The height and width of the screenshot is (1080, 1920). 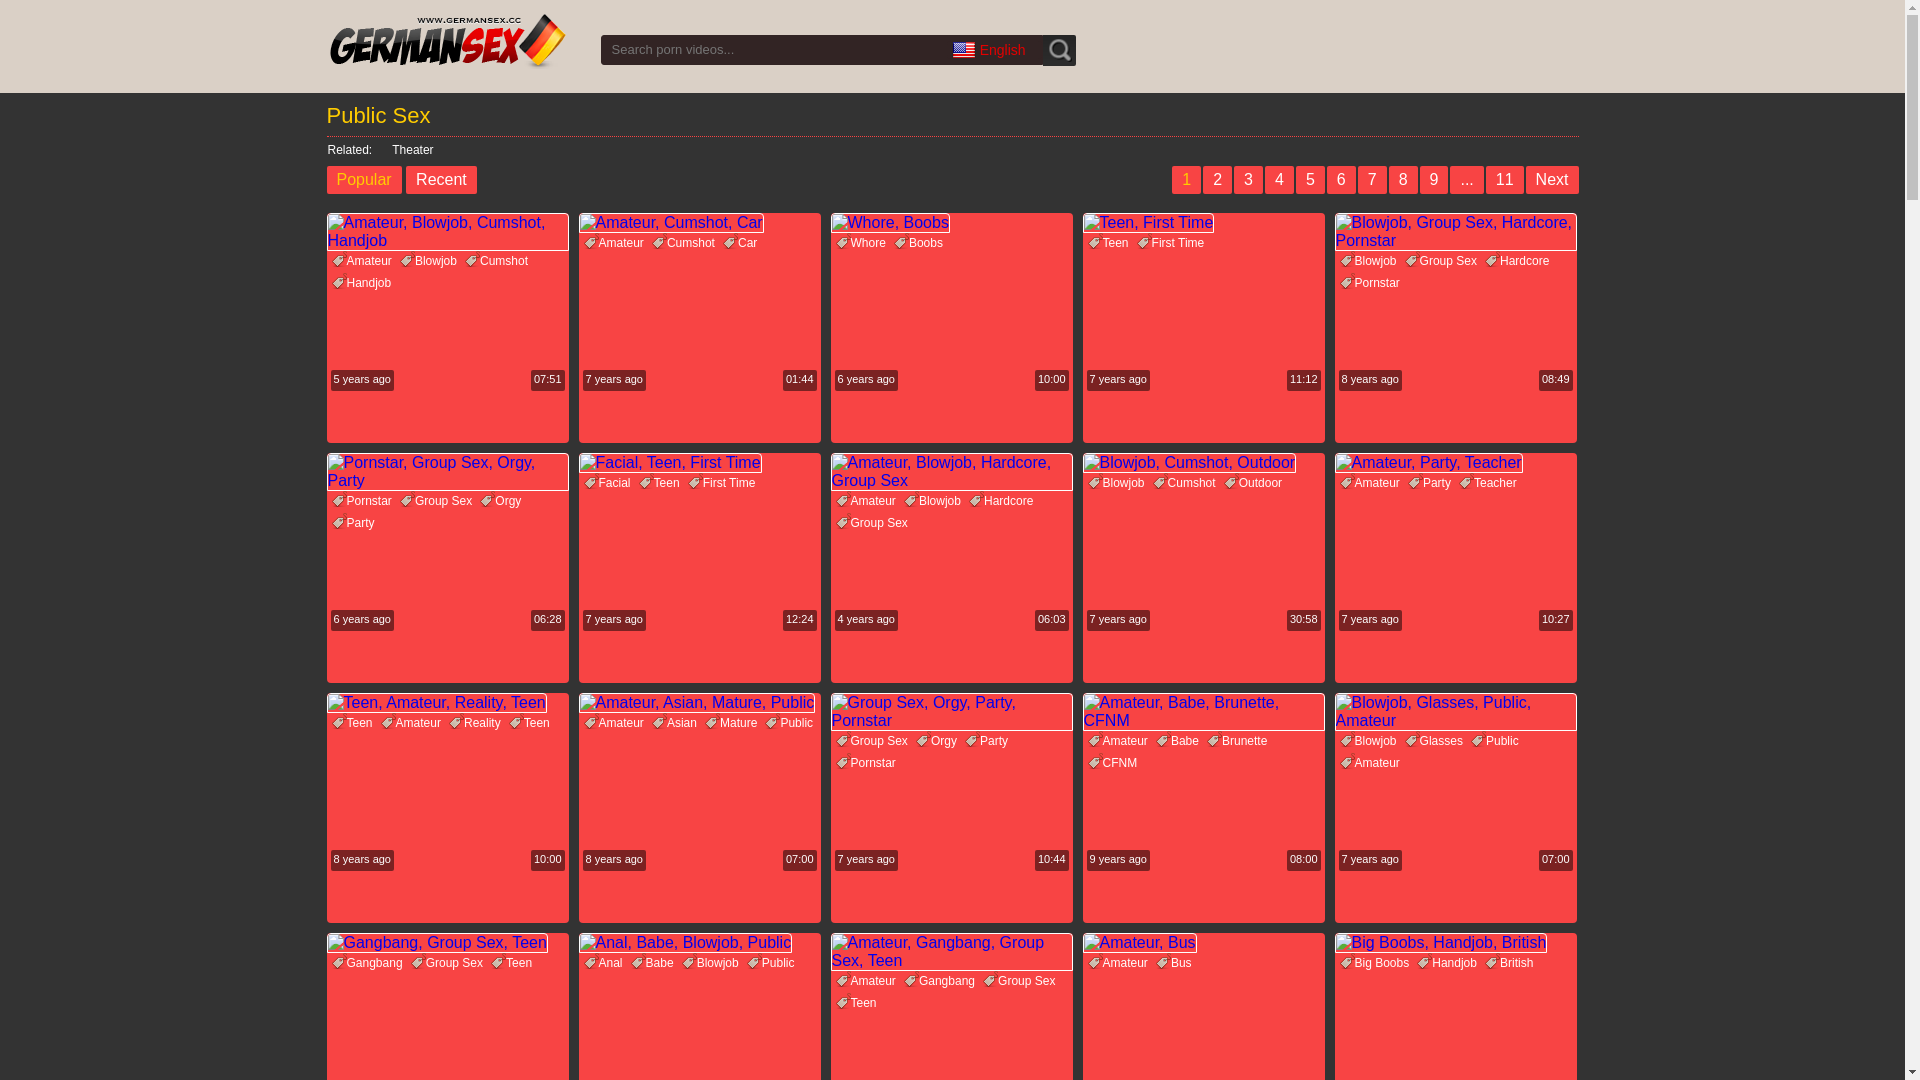 I want to click on 'Group Sex', so click(x=448, y=962).